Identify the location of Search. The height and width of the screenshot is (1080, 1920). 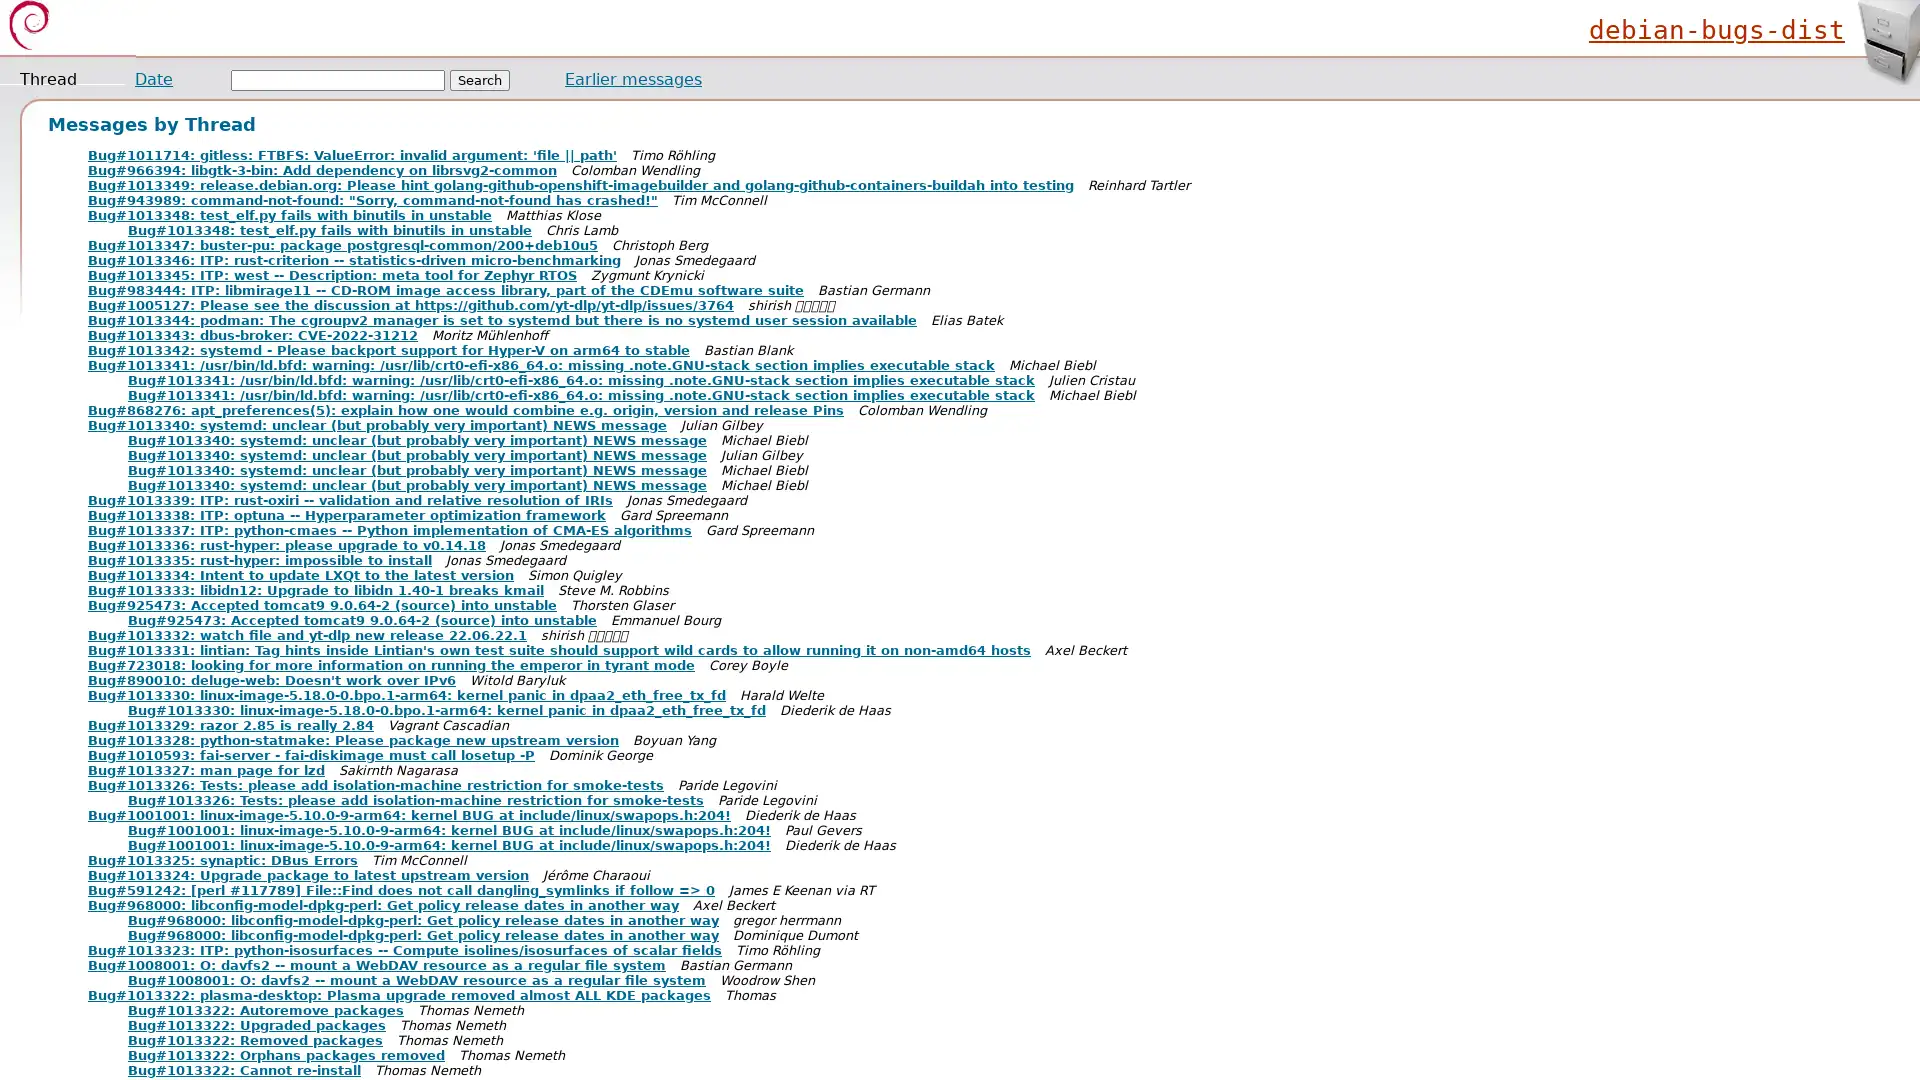
(480, 79).